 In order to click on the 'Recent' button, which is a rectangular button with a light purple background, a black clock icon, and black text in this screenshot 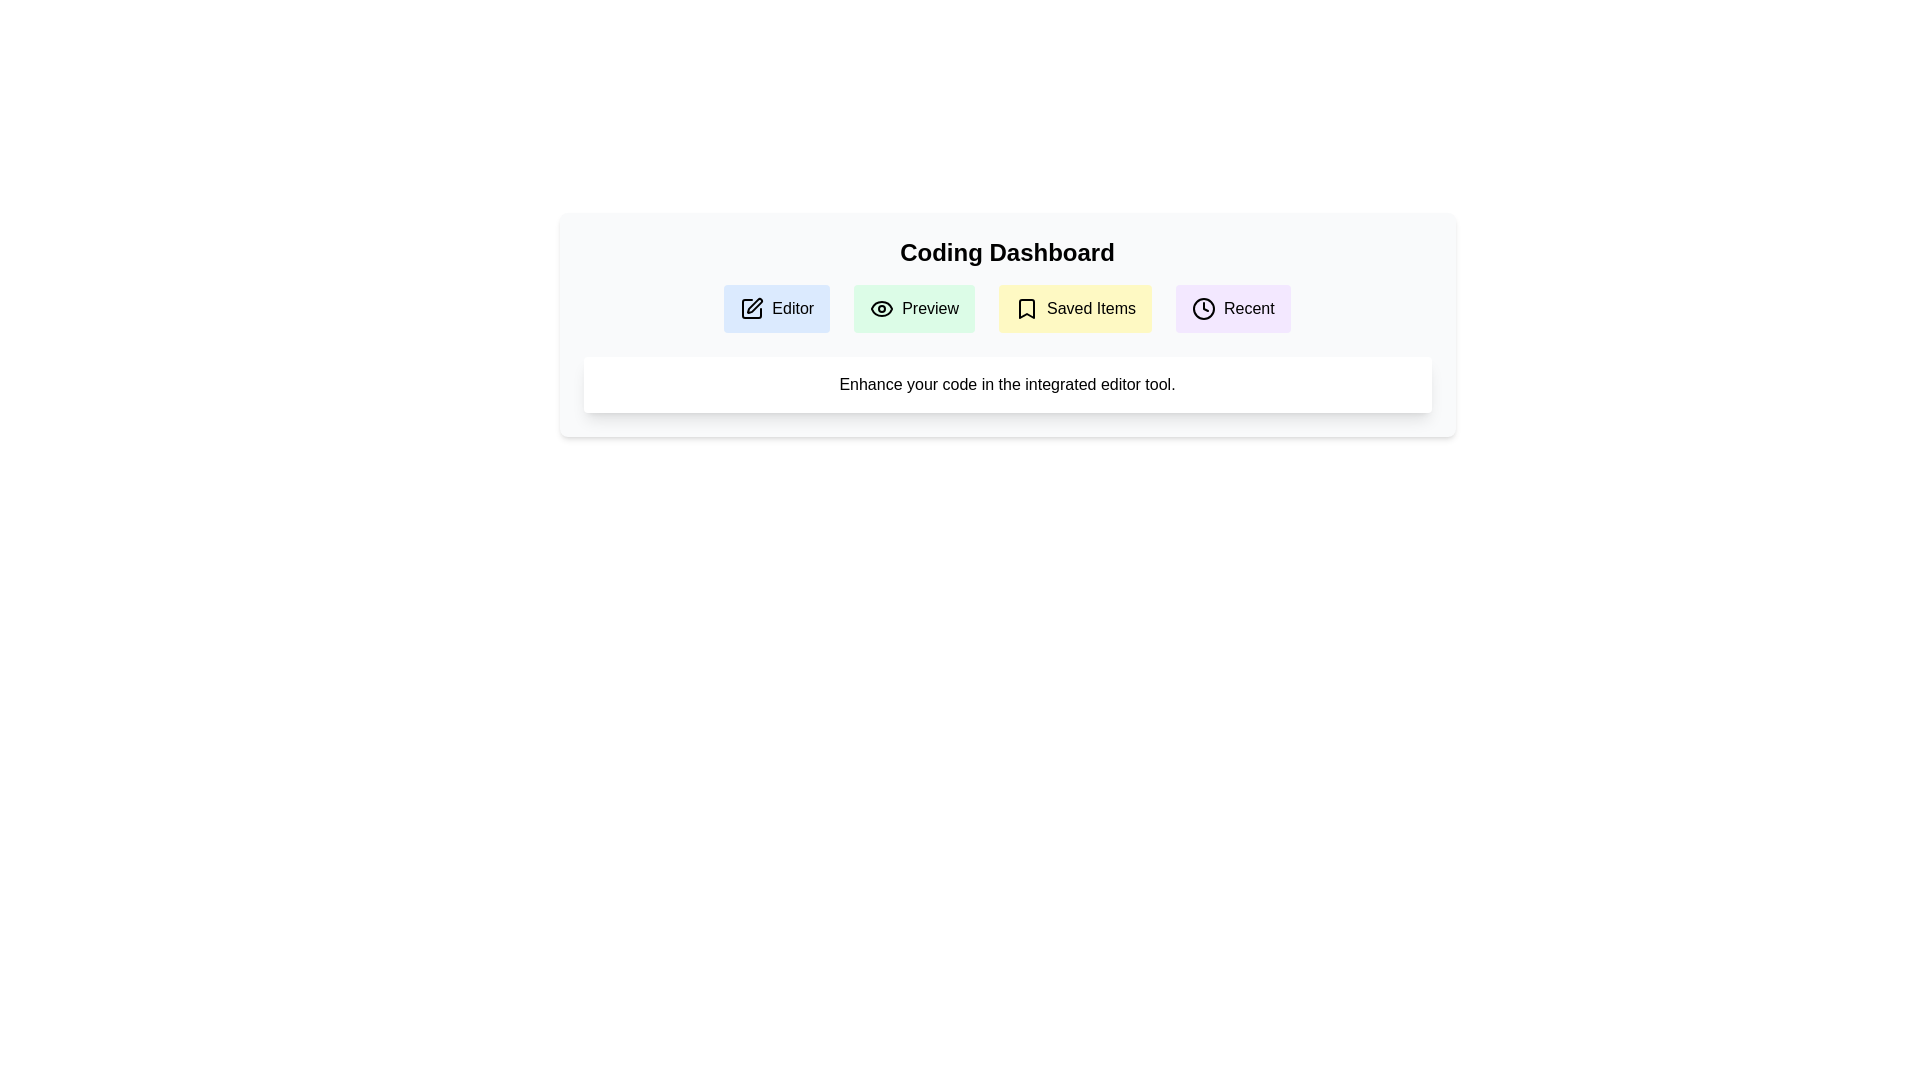, I will do `click(1232, 308)`.